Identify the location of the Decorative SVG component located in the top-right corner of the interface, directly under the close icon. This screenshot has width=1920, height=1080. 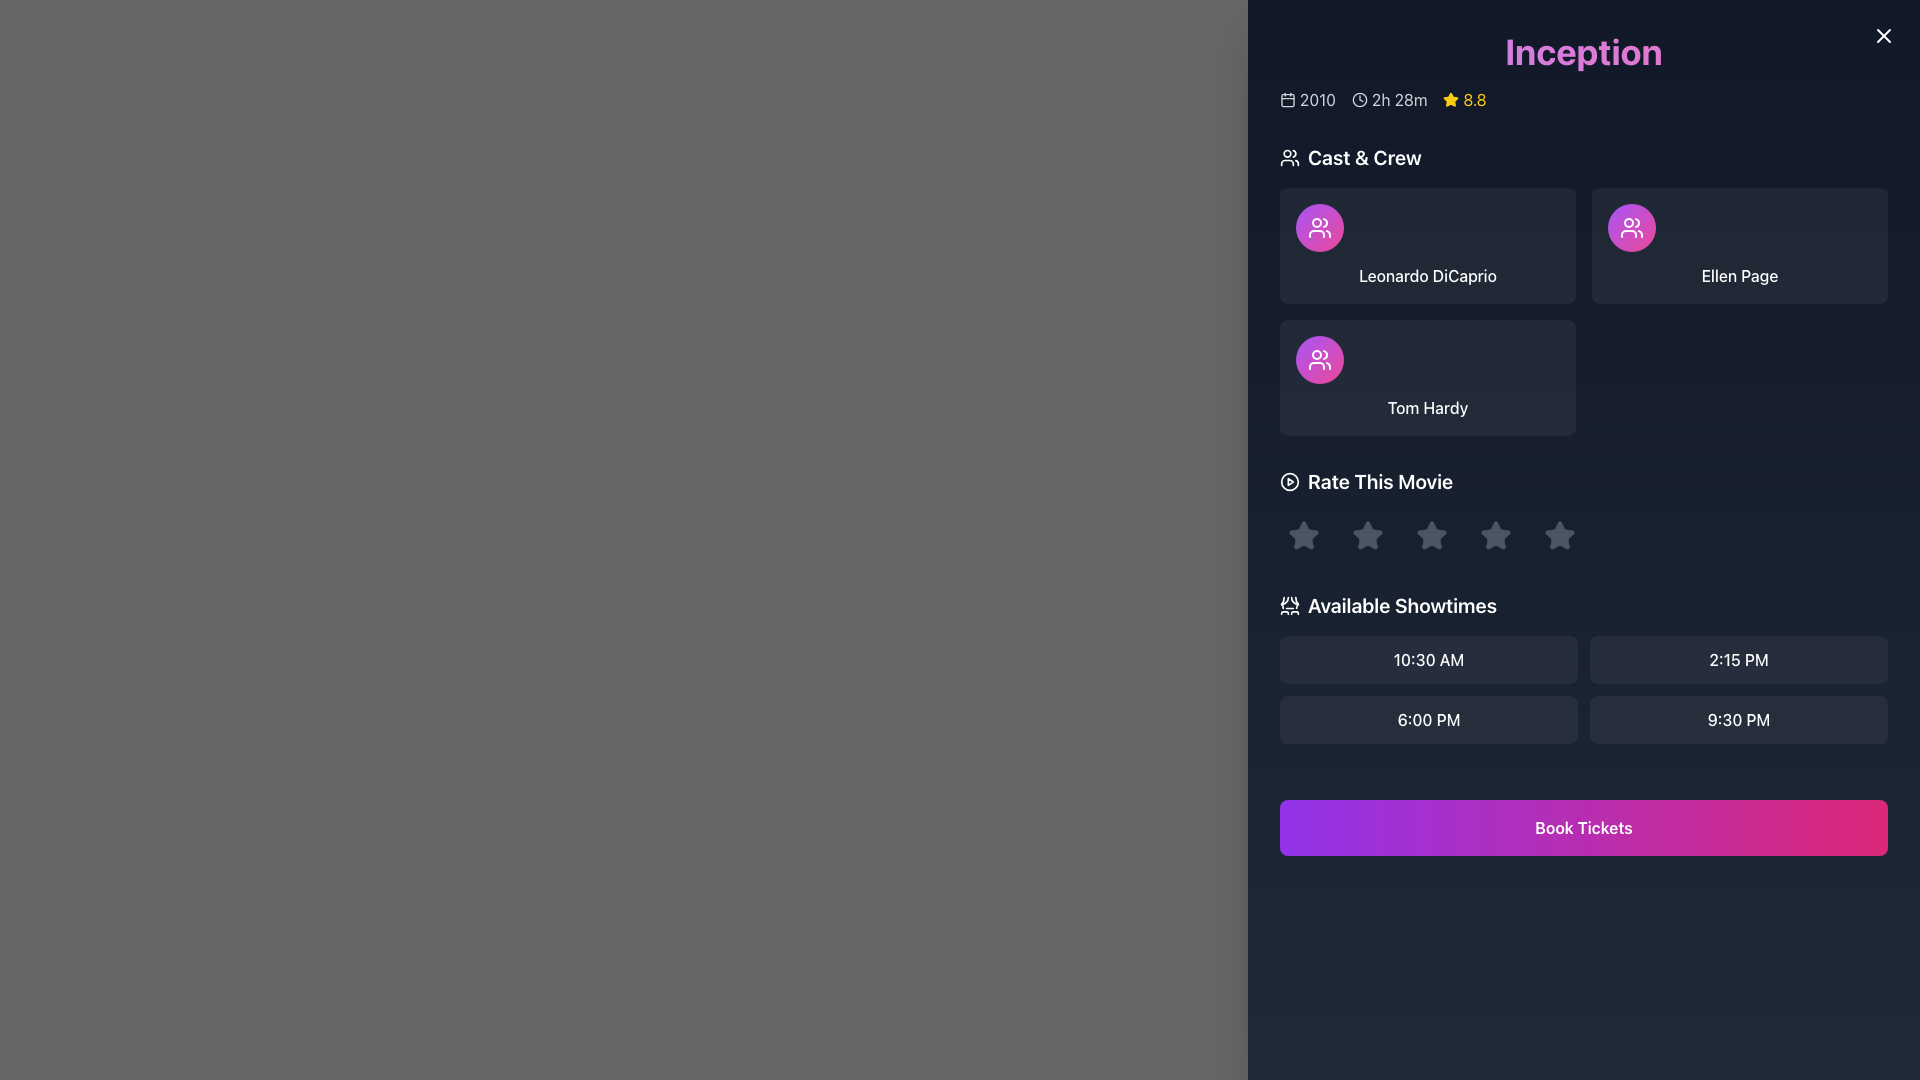
(1879, 39).